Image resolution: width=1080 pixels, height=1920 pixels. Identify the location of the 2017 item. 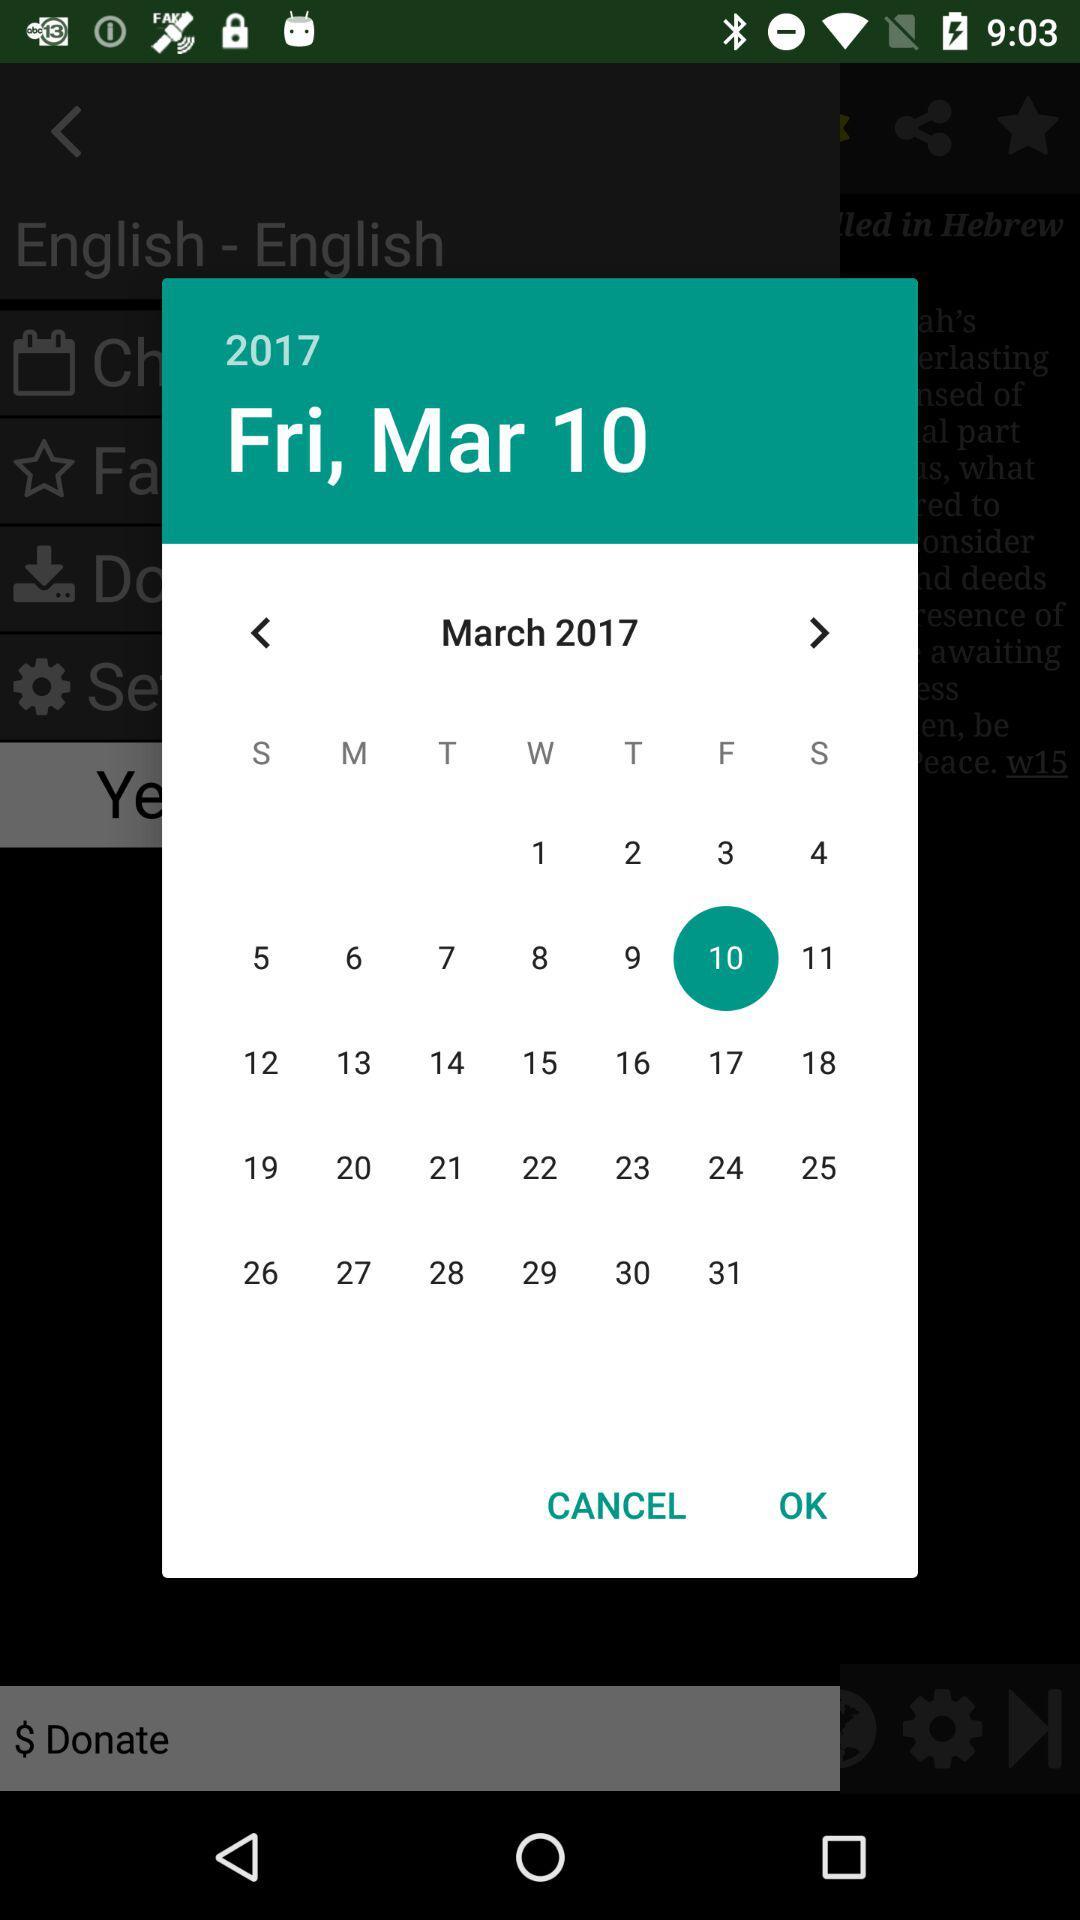
(540, 327).